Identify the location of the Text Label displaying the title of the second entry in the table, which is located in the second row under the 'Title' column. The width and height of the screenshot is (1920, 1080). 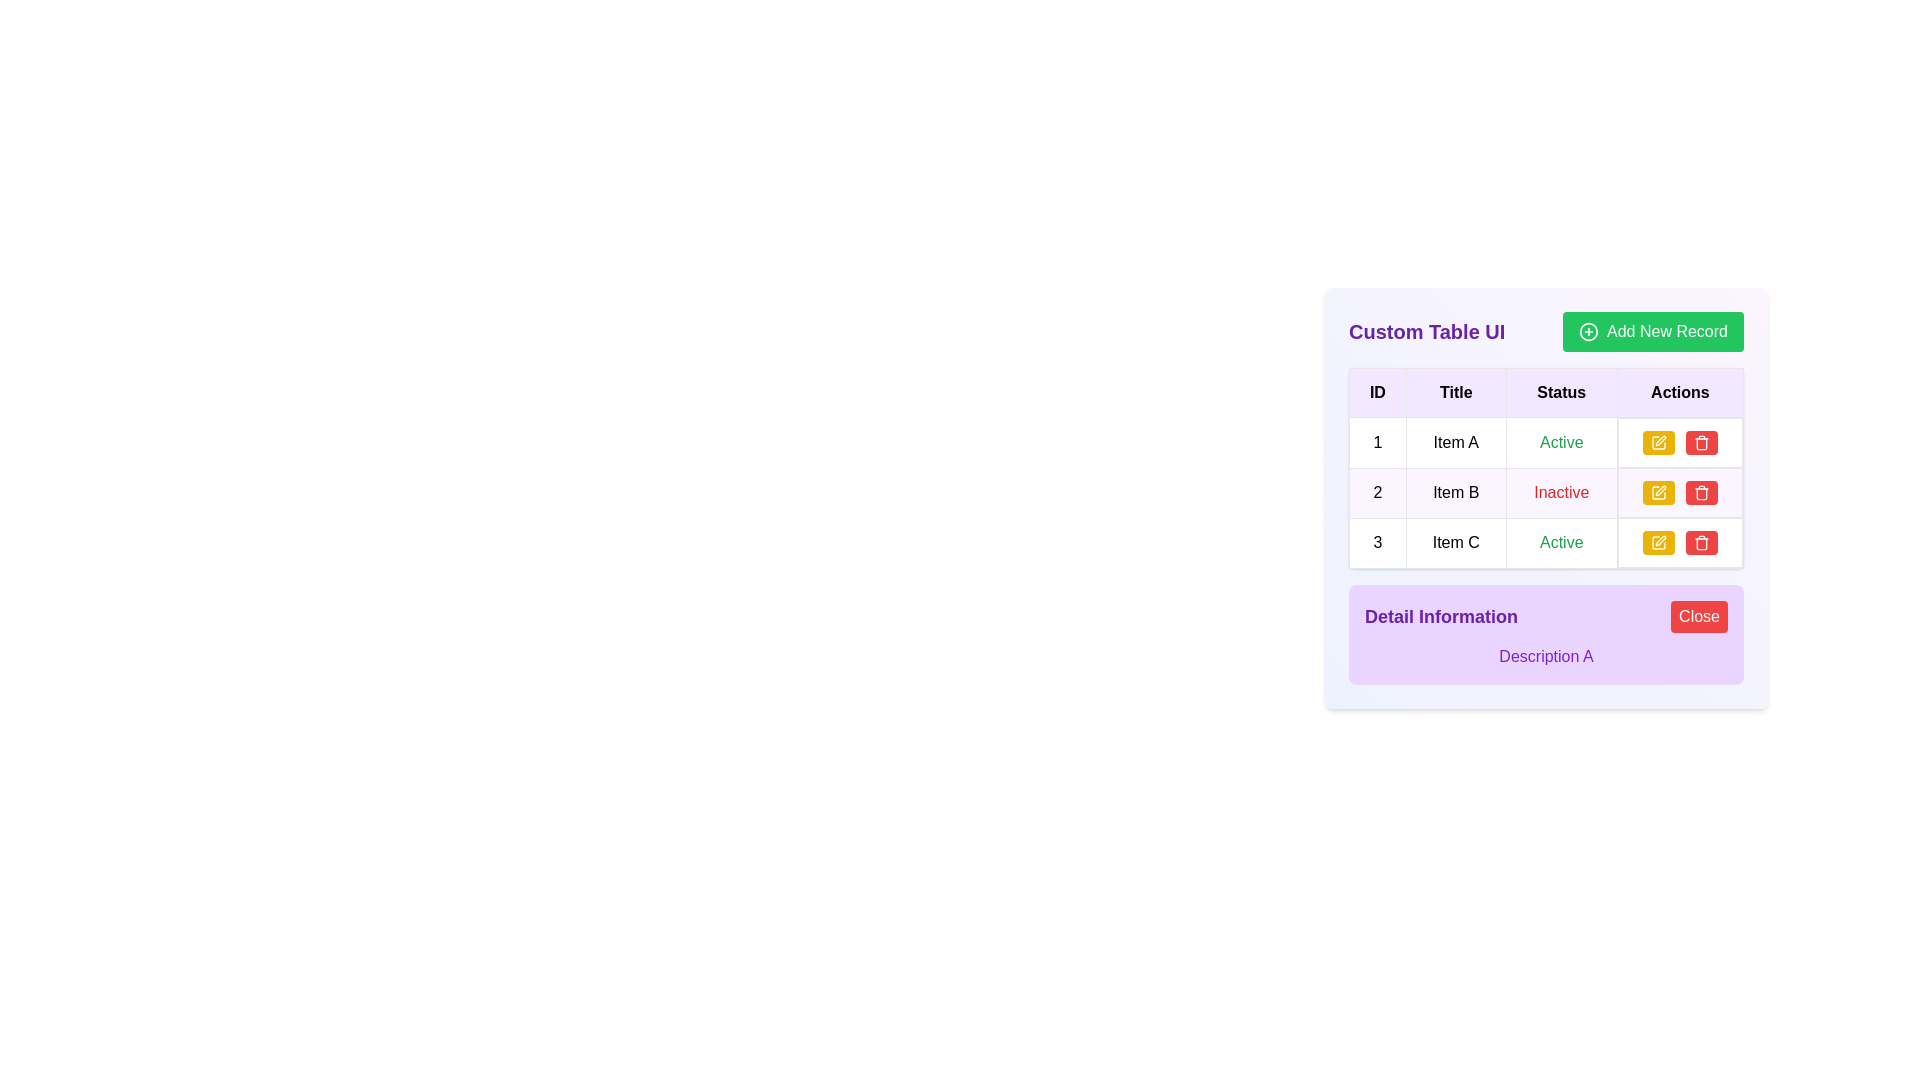
(1456, 493).